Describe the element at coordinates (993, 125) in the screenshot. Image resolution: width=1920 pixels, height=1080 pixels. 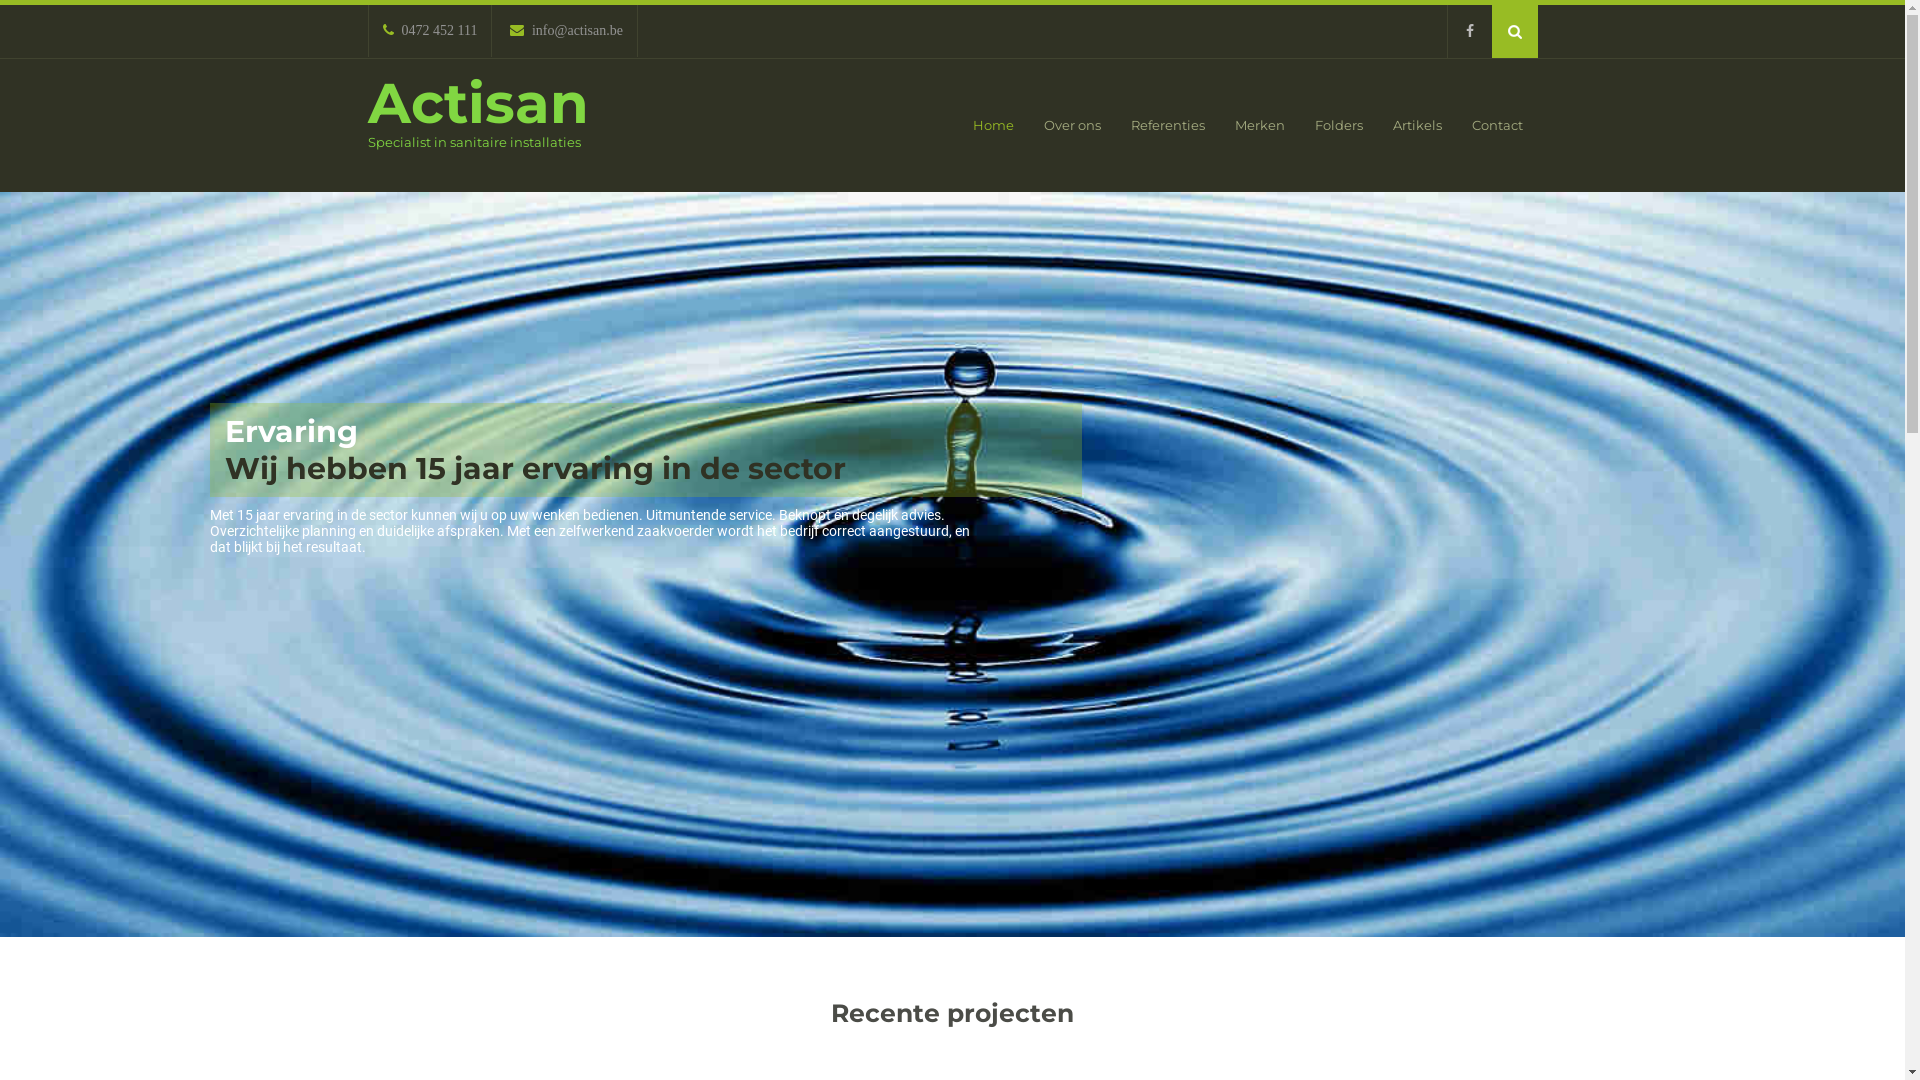
I see `'Home'` at that location.